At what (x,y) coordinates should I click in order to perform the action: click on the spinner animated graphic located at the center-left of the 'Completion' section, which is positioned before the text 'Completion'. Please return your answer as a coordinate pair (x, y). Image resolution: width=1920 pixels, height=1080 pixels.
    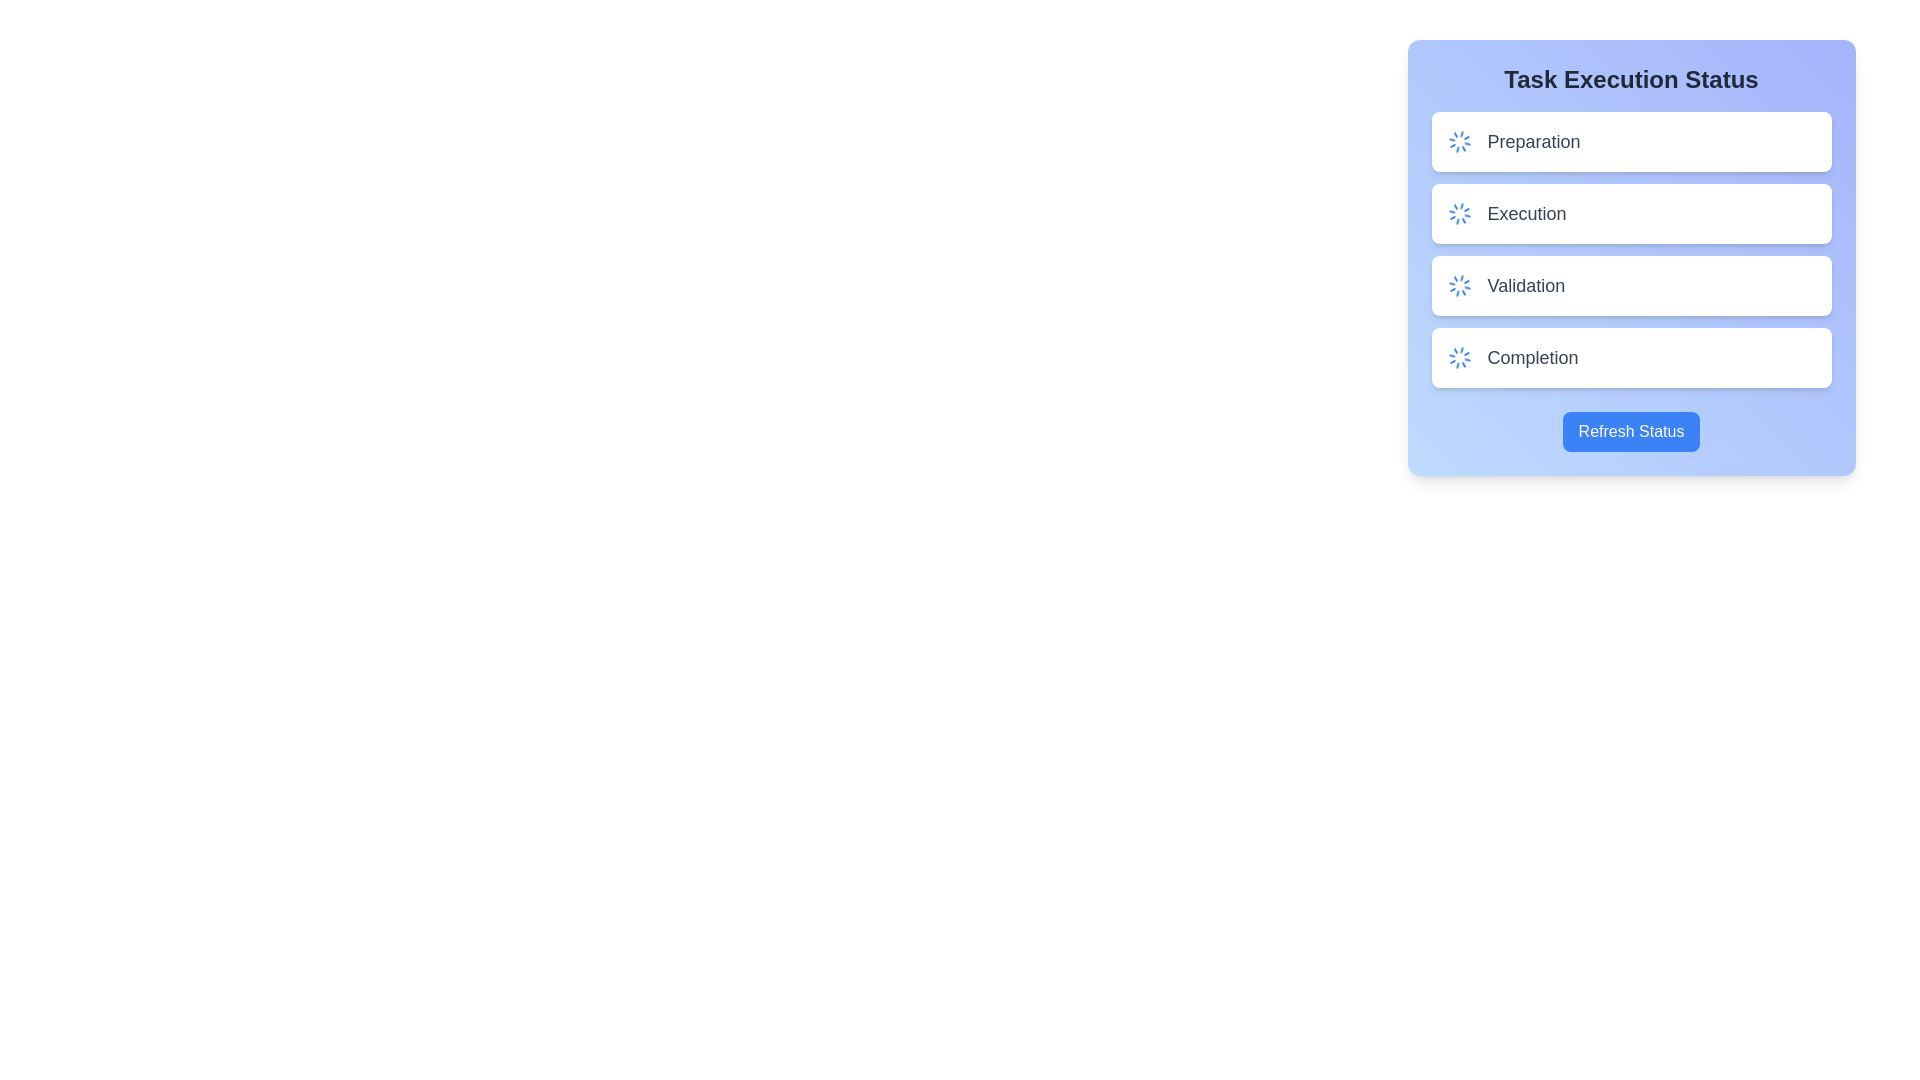
    Looking at the image, I should click on (1459, 357).